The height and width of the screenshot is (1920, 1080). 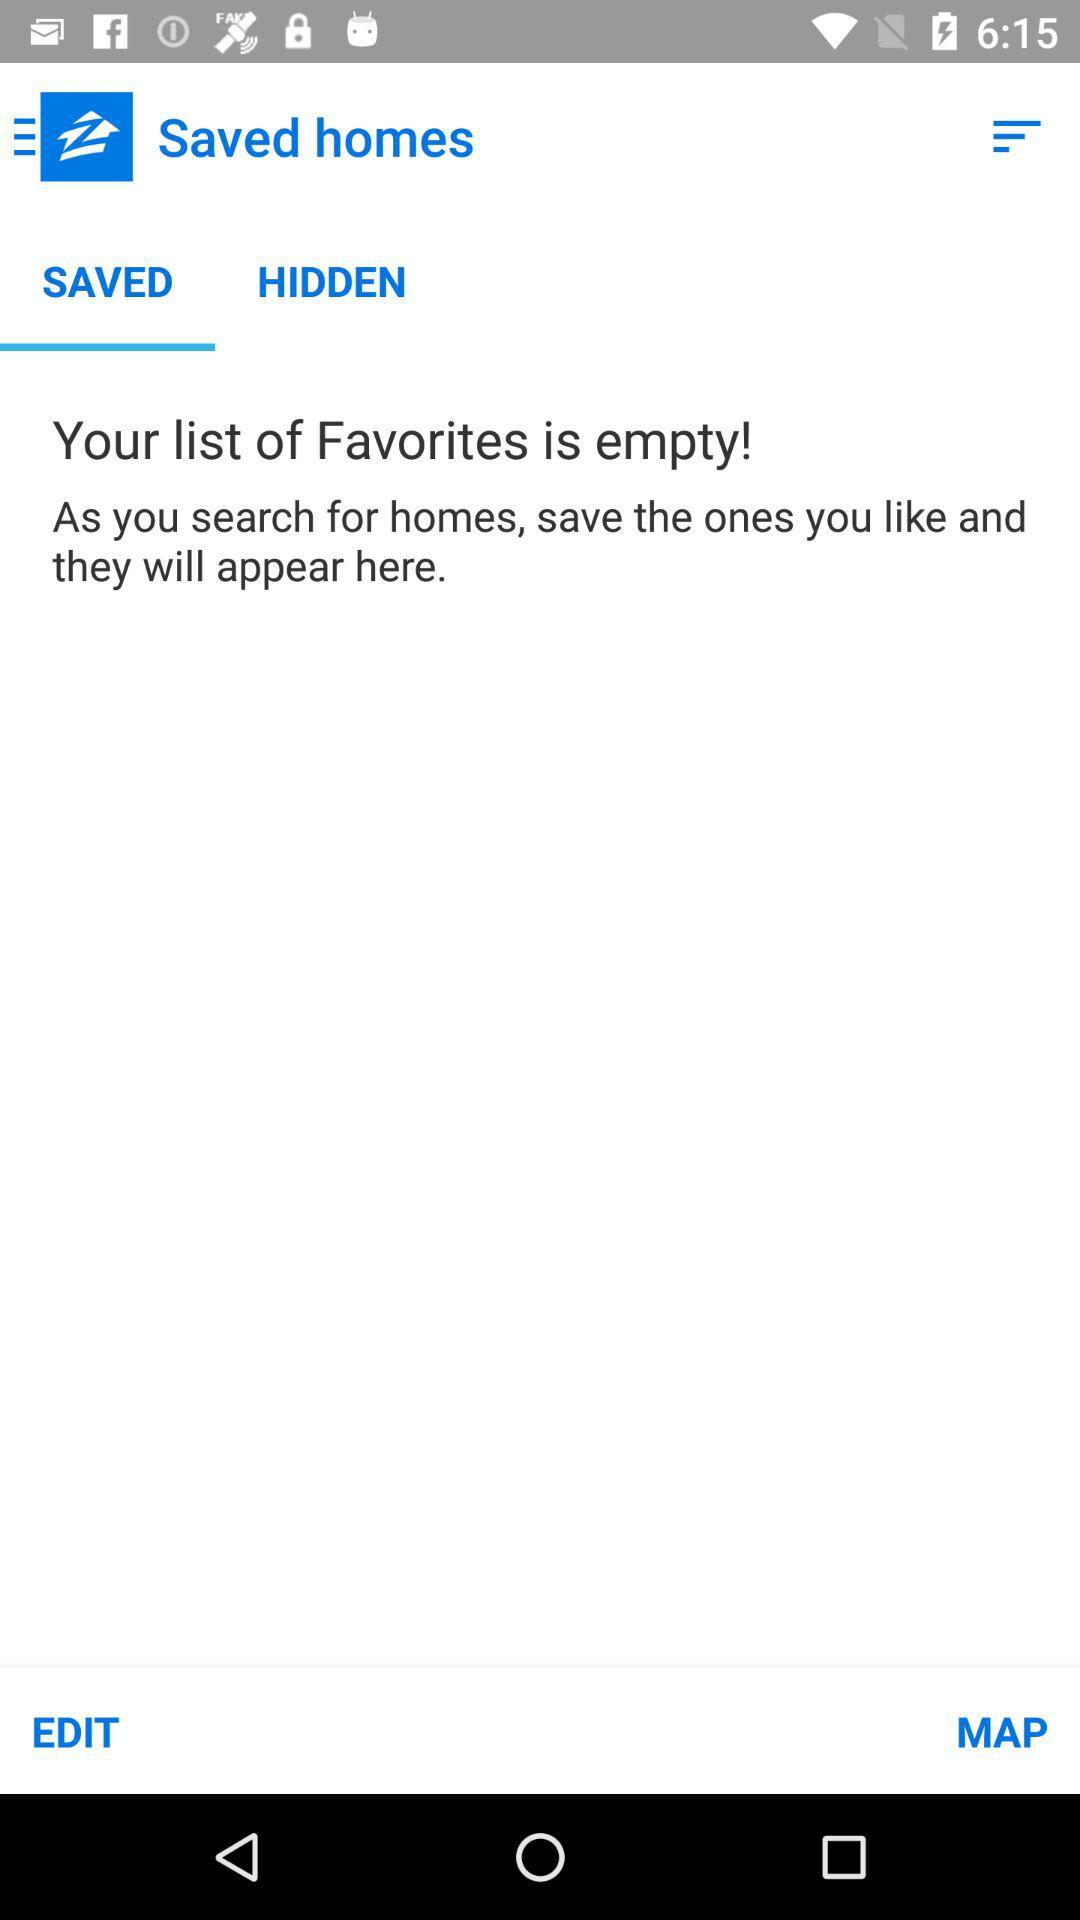 I want to click on item to the left of saved homes icon, so click(x=72, y=135).